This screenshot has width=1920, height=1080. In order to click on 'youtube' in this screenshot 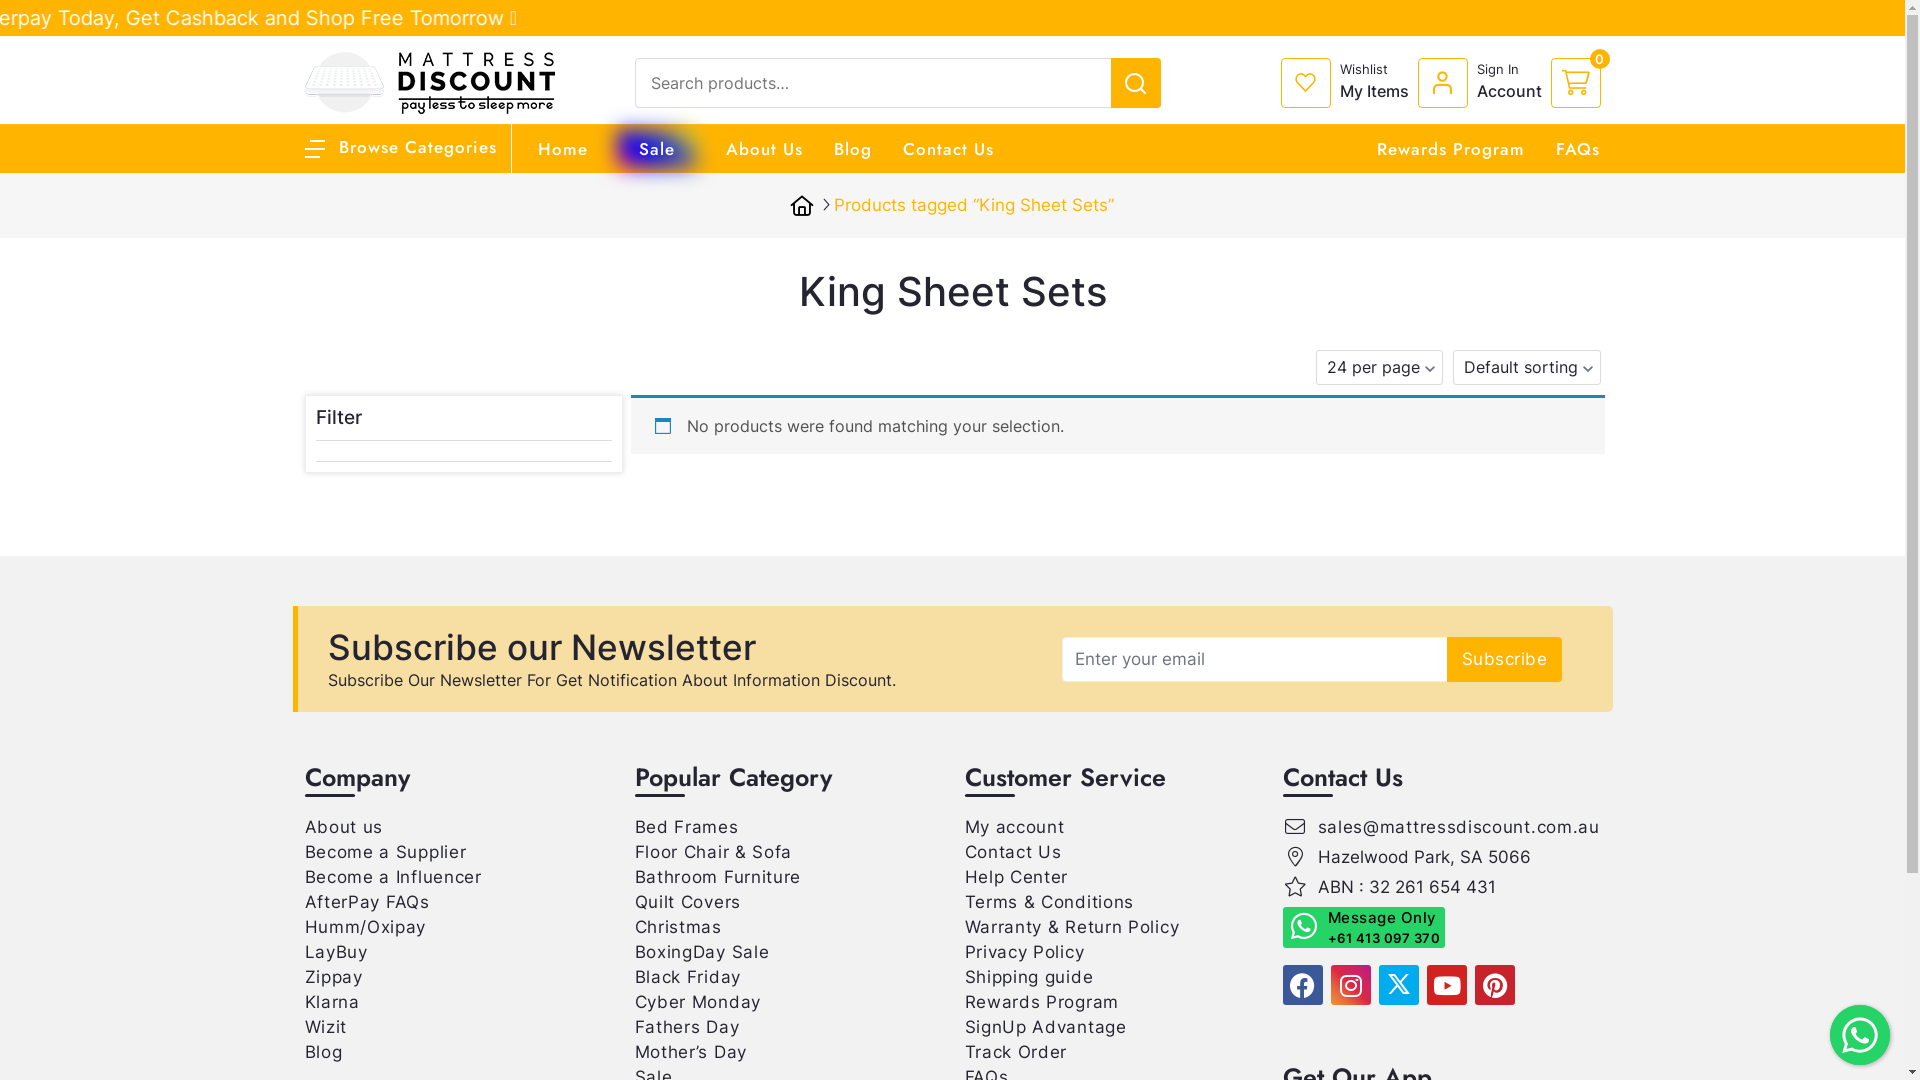, I will do `click(1445, 983)`.